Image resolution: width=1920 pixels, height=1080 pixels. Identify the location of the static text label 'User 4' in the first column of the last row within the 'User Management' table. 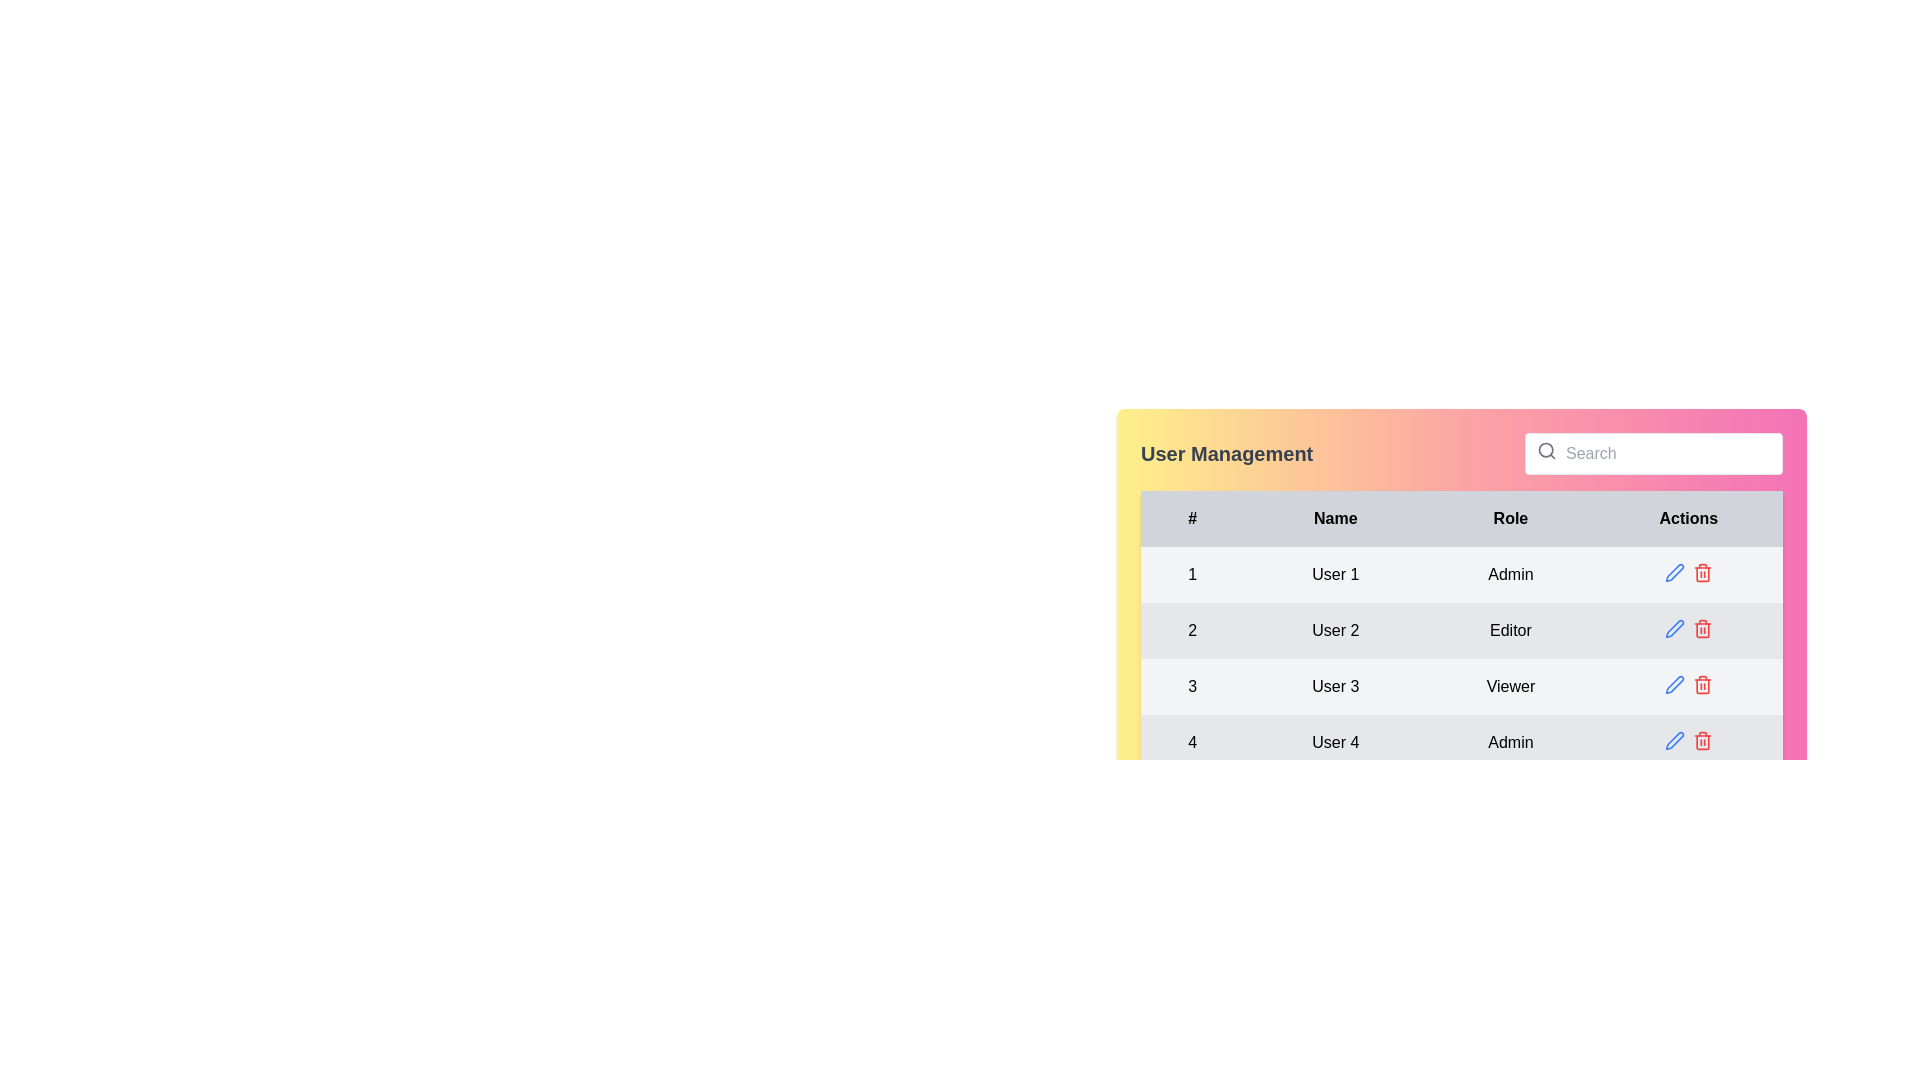
(1192, 743).